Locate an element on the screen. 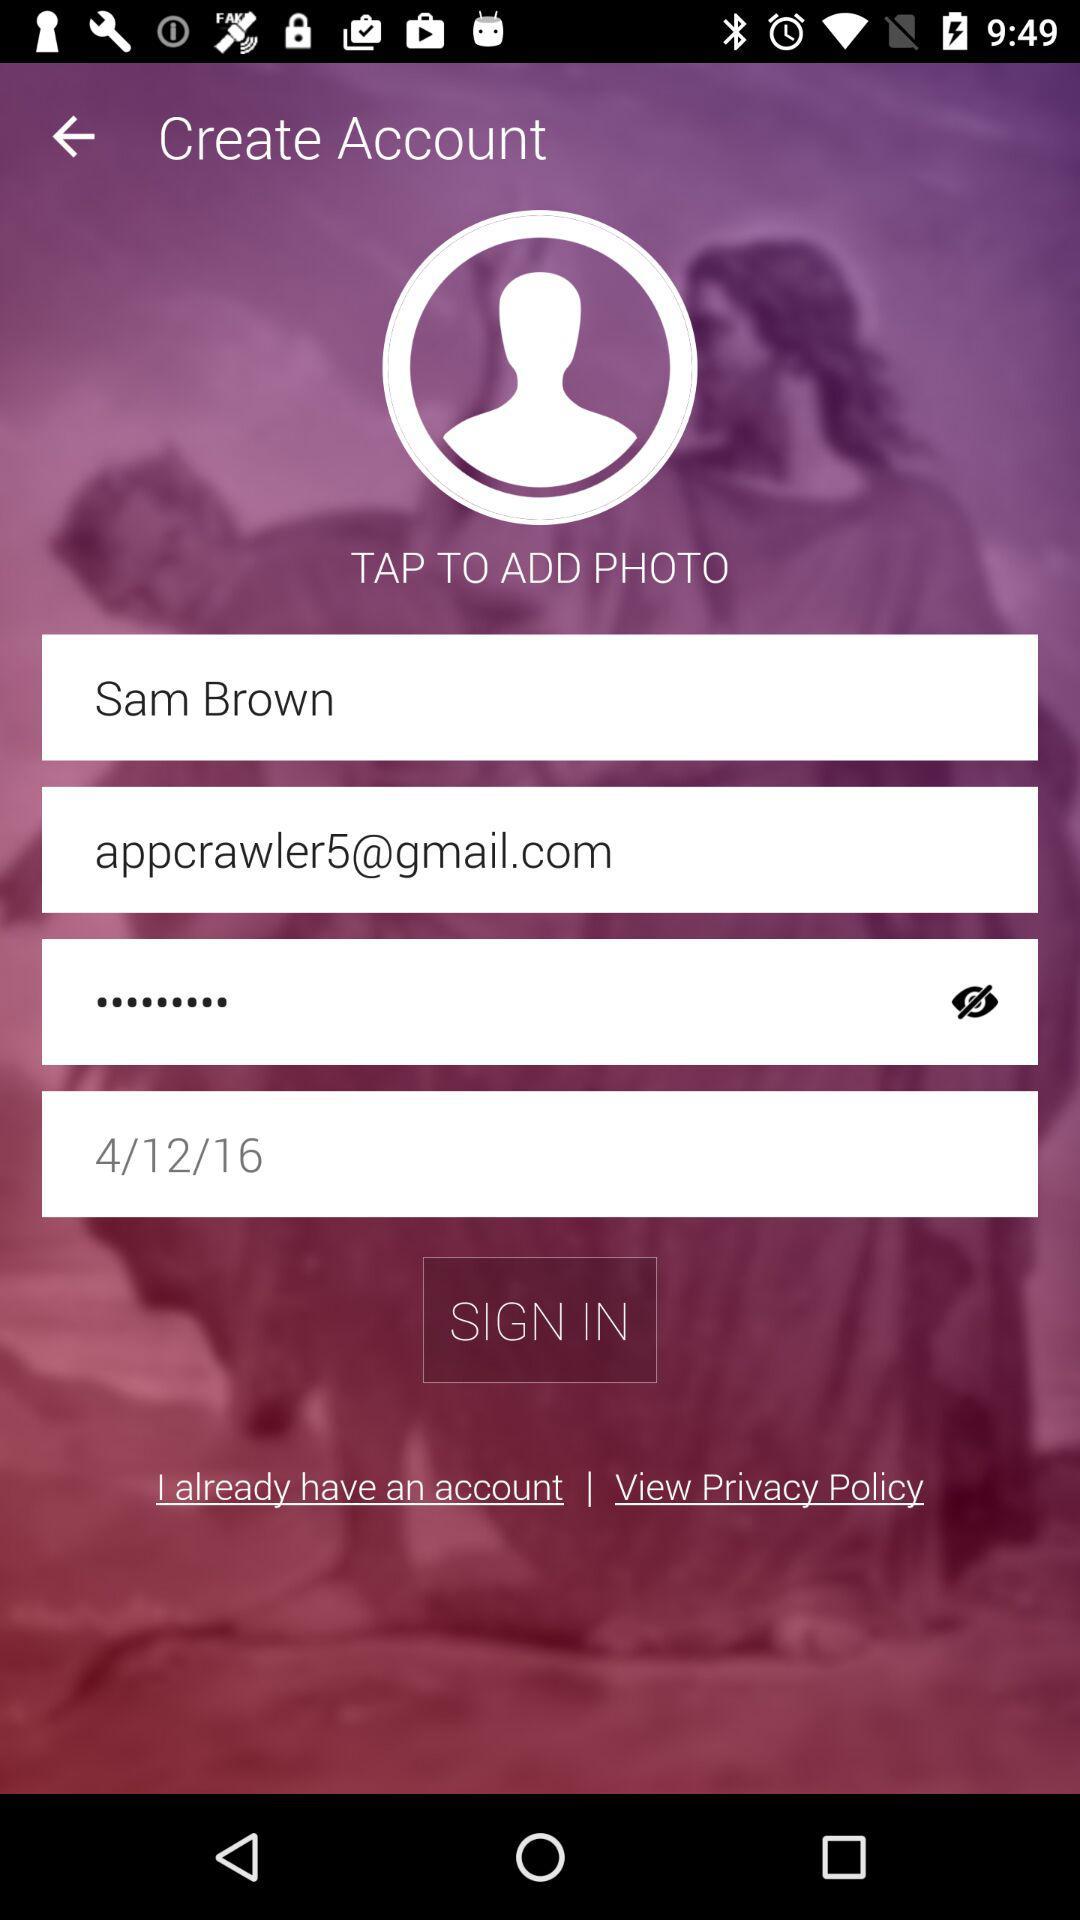  the item next to the   | is located at coordinates (768, 1485).